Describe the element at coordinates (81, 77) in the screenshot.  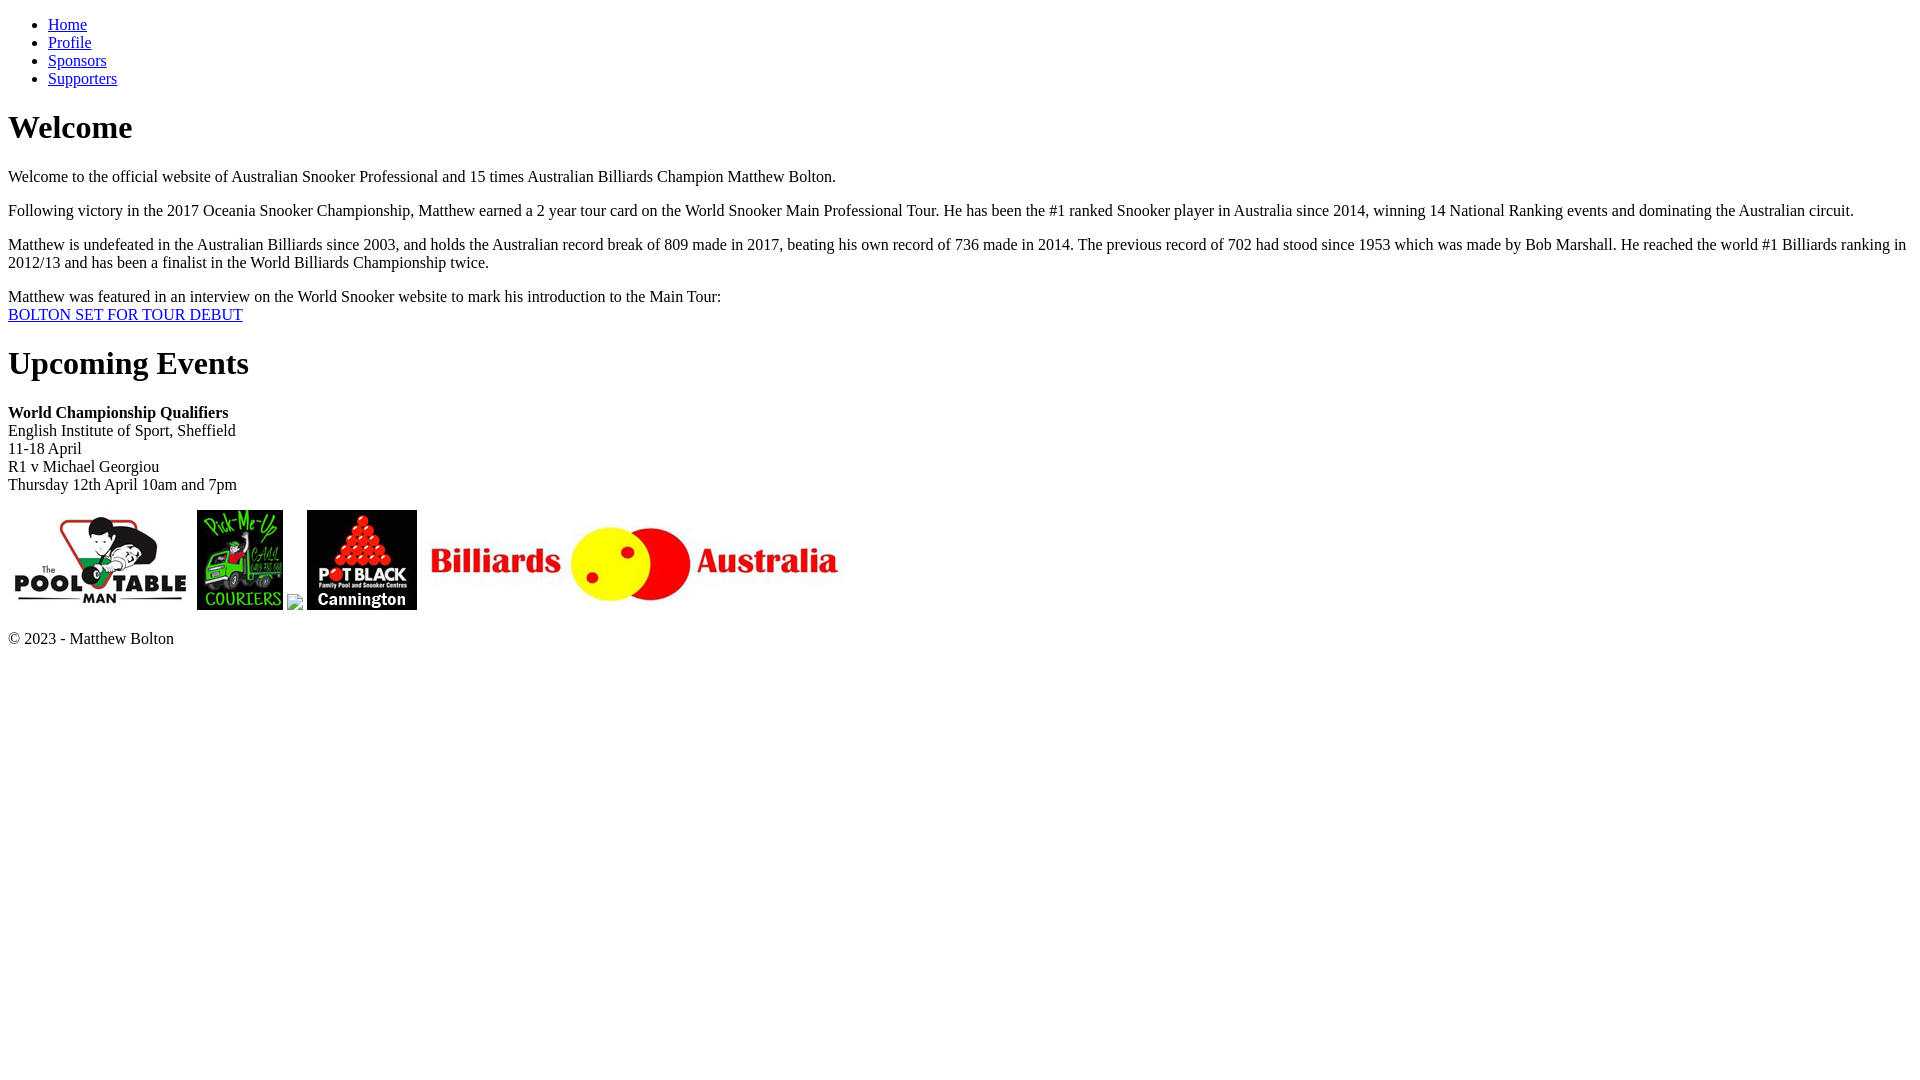
I see `'Supporters'` at that location.